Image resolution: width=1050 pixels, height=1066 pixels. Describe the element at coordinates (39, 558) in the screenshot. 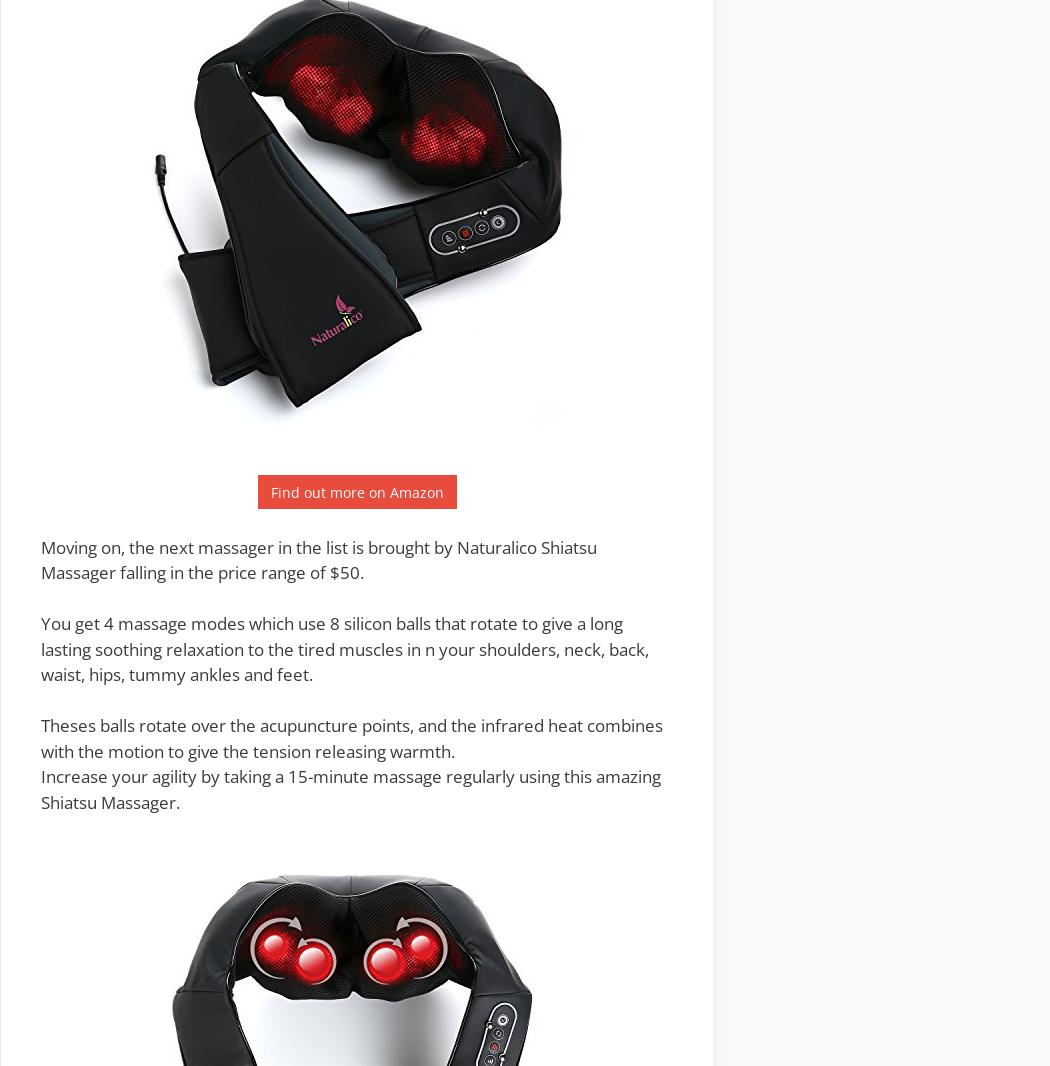

I see `'Naturalico Shiatsu Massager'` at that location.